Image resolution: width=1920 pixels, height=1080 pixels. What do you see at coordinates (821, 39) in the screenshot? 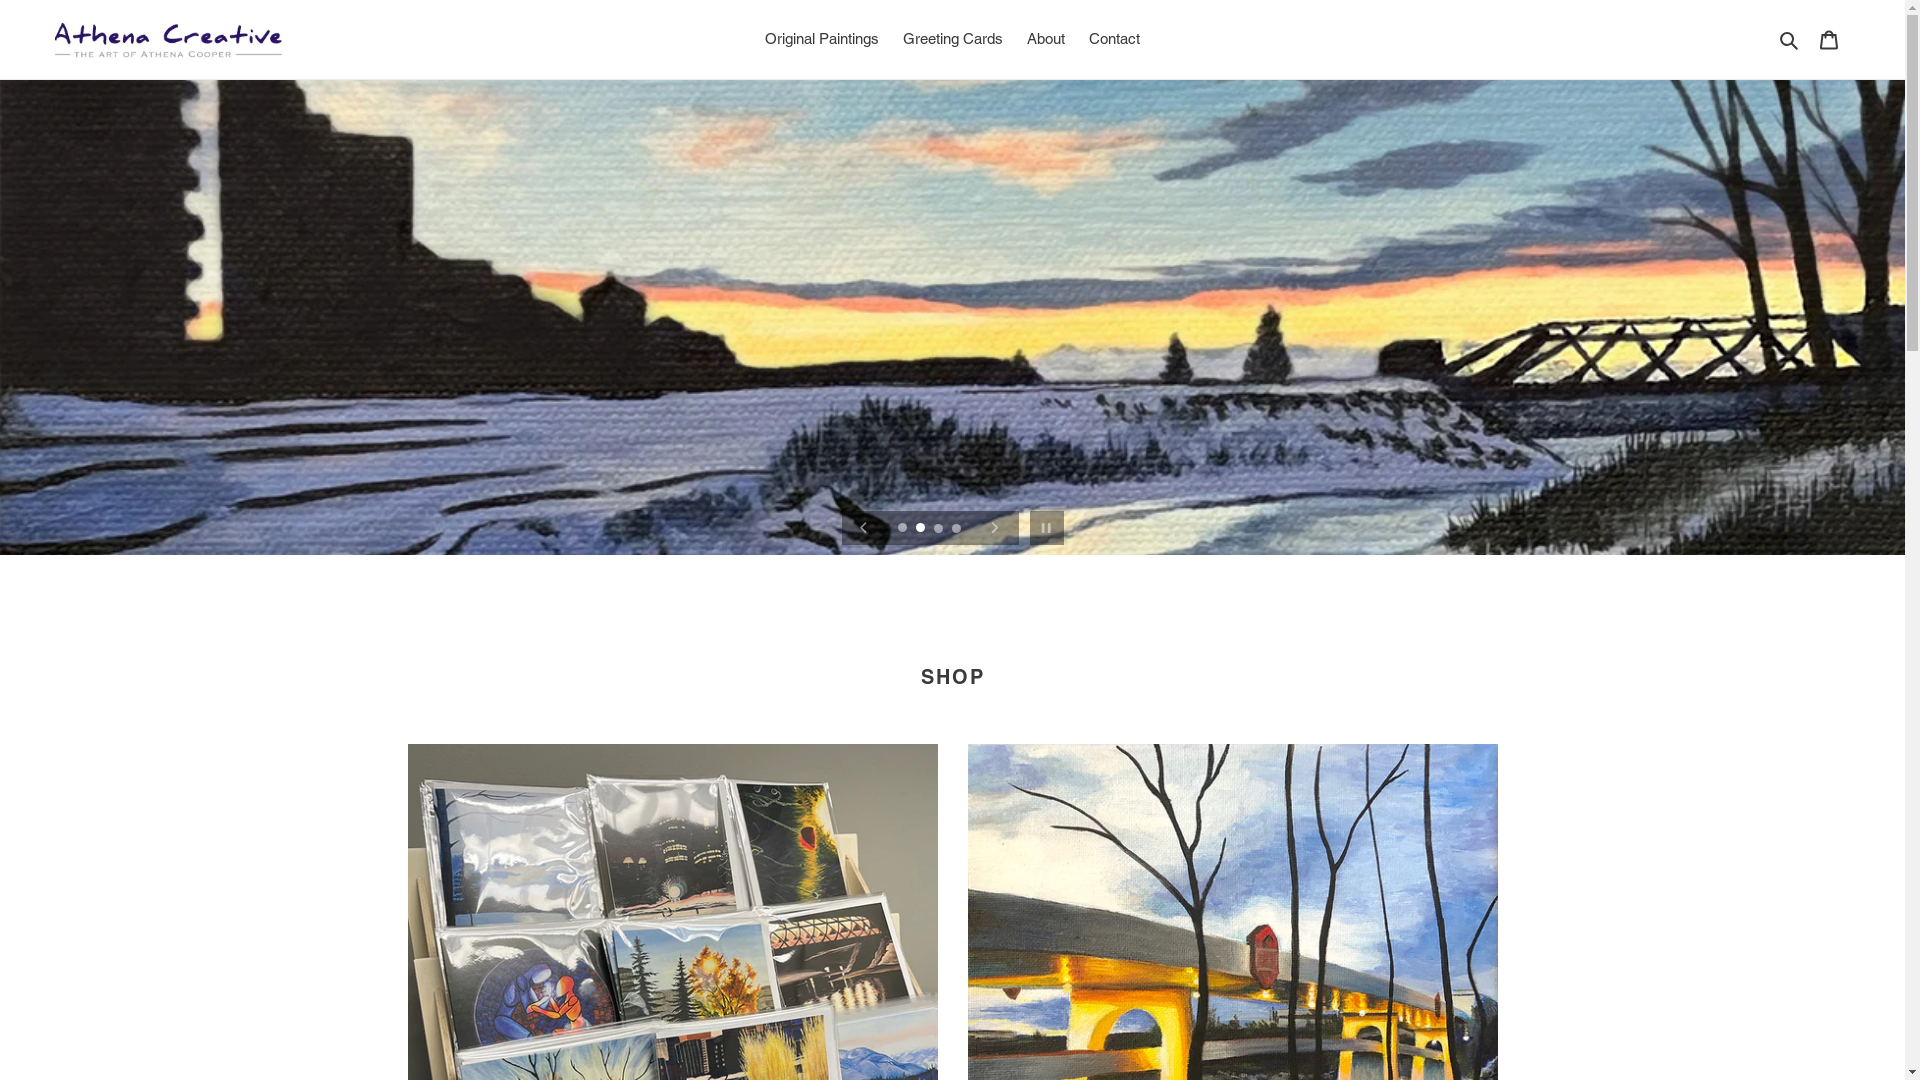
I see `'Original Paintings'` at bounding box center [821, 39].